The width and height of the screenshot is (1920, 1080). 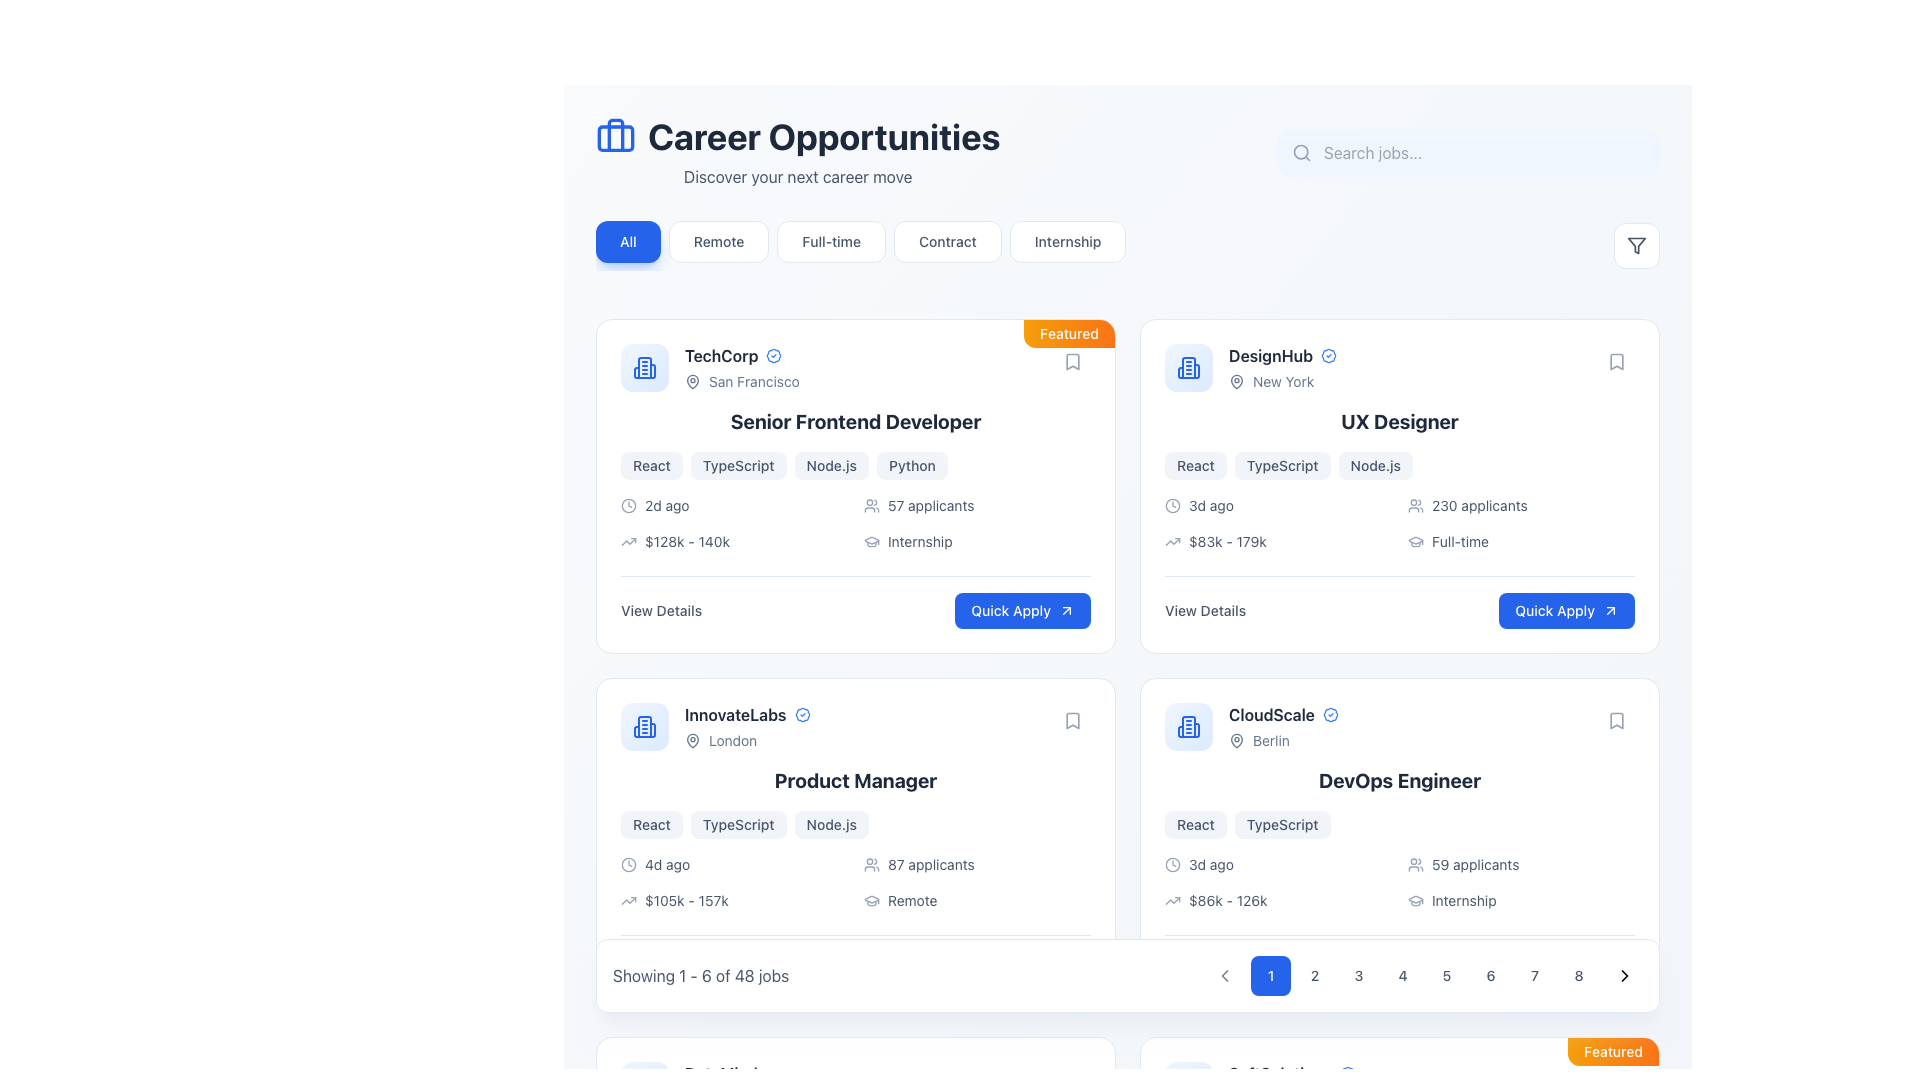 I want to click on the compound text element displaying 'TechCorp' and the location 'San Francisco', so click(x=741, y=367).